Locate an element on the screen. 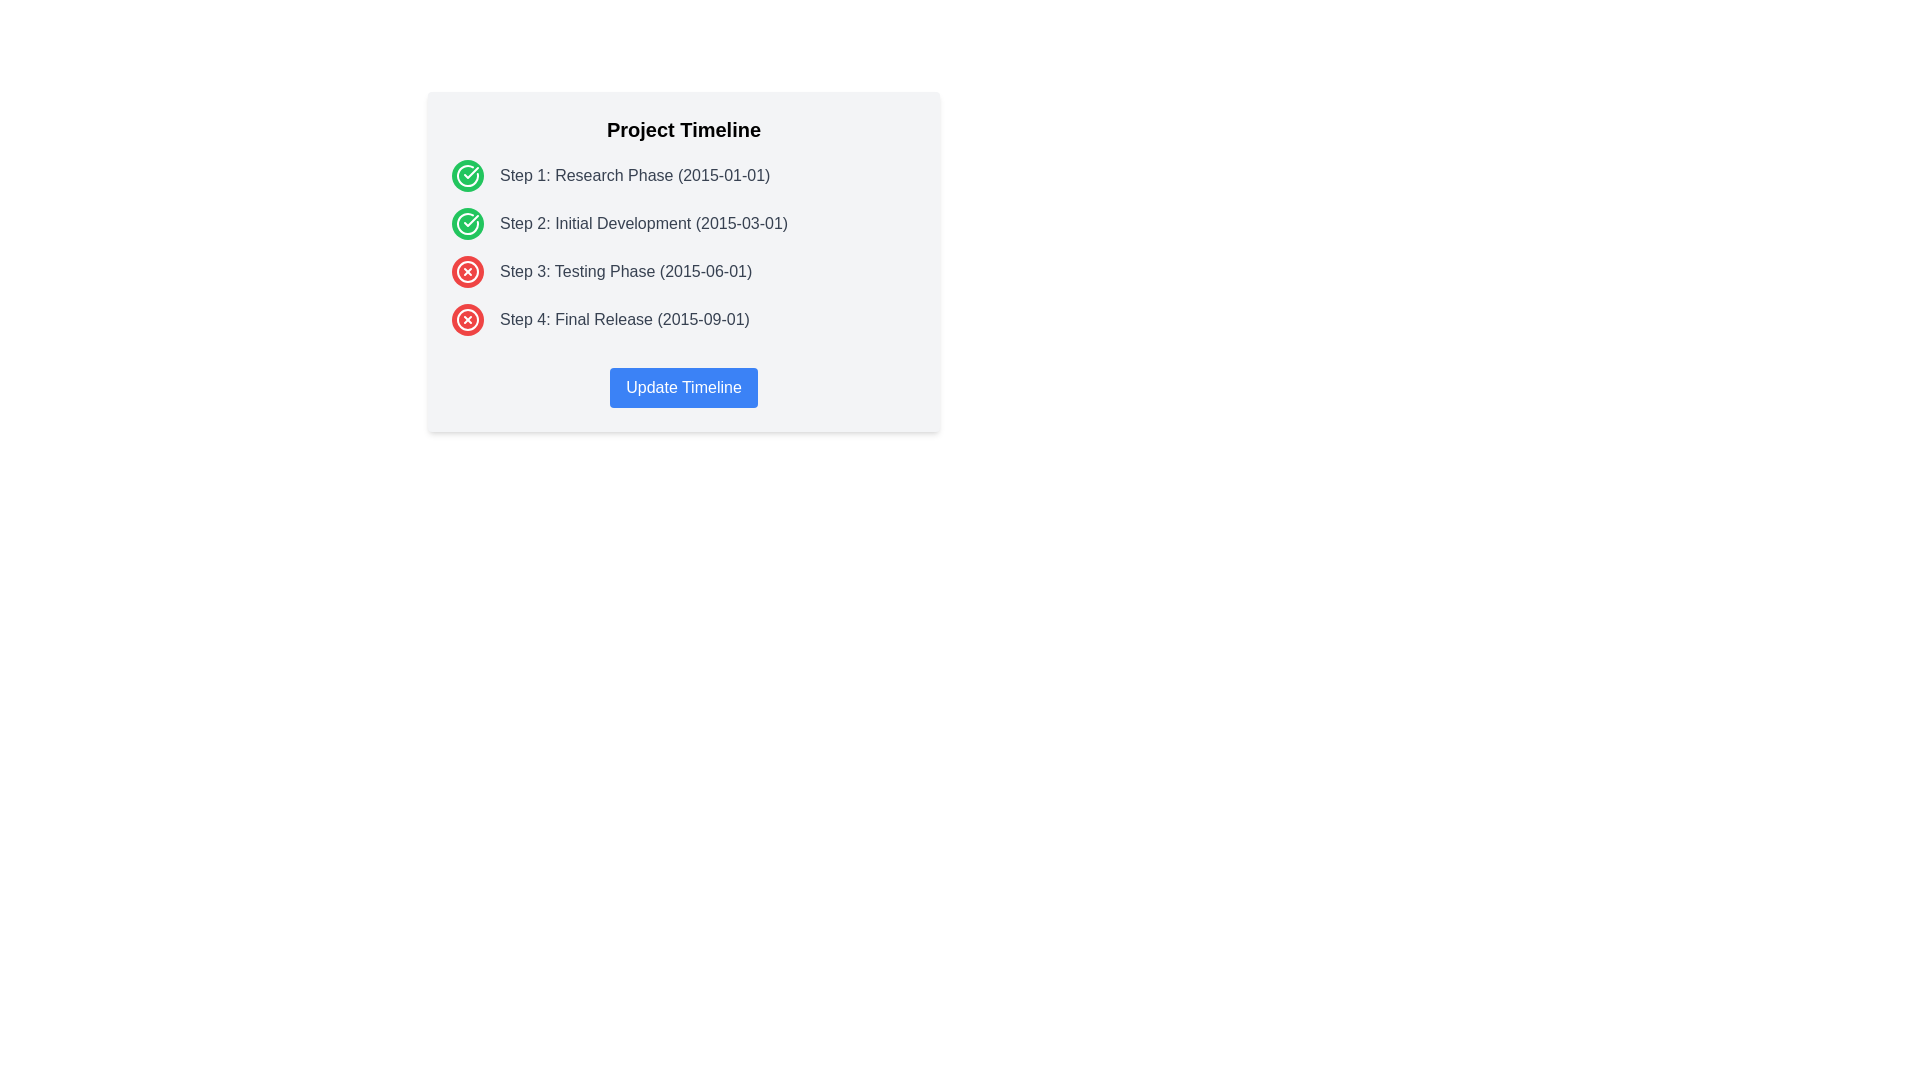 The width and height of the screenshot is (1920, 1080). the green circular checkmark icon next to the label 'Step 1: Research Phase (2015-01-01)' to understand the completion status is located at coordinates (470, 220).